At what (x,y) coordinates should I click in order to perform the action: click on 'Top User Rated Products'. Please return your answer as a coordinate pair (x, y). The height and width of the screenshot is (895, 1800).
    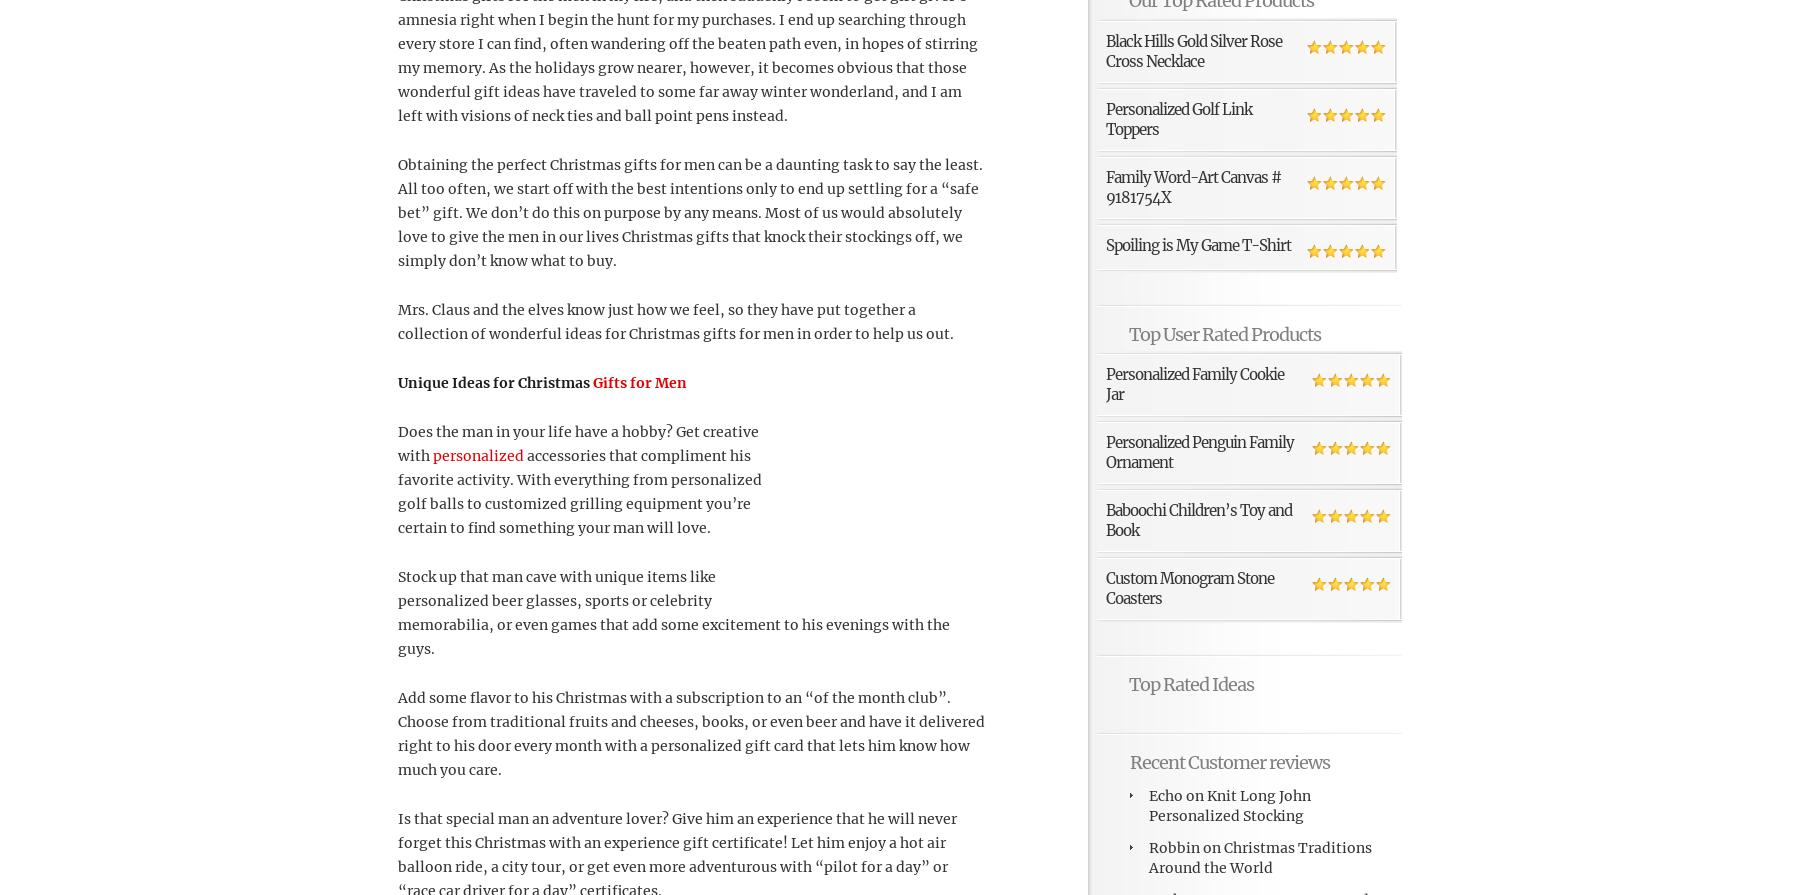
    Looking at the image, I should click on (1224, 333).